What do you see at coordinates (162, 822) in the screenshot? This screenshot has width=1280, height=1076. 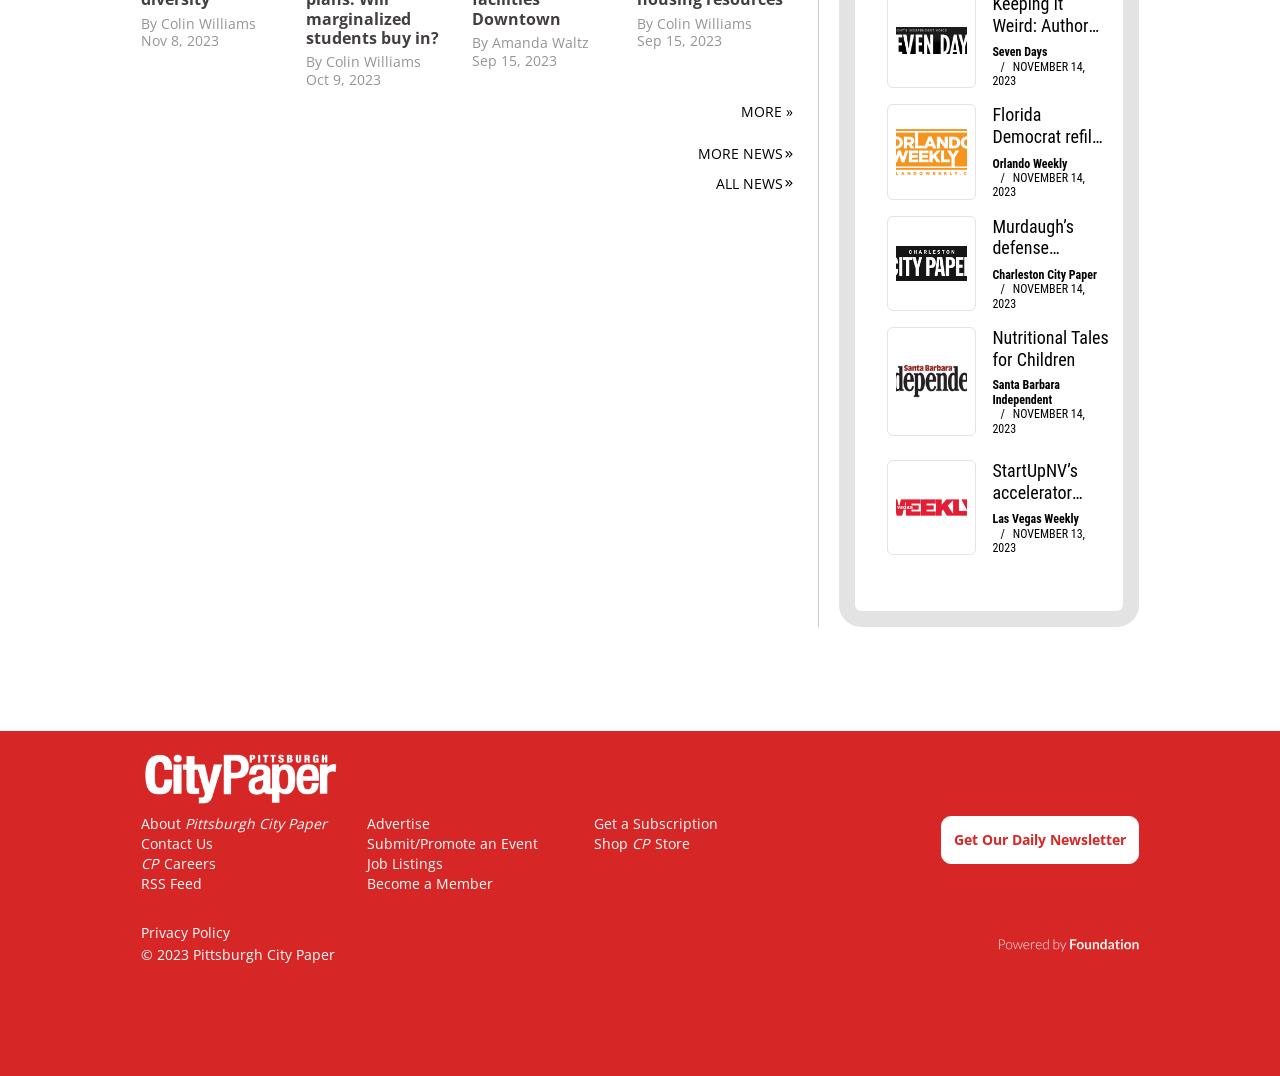 I see `'About'` at bounding box center [162, 822].